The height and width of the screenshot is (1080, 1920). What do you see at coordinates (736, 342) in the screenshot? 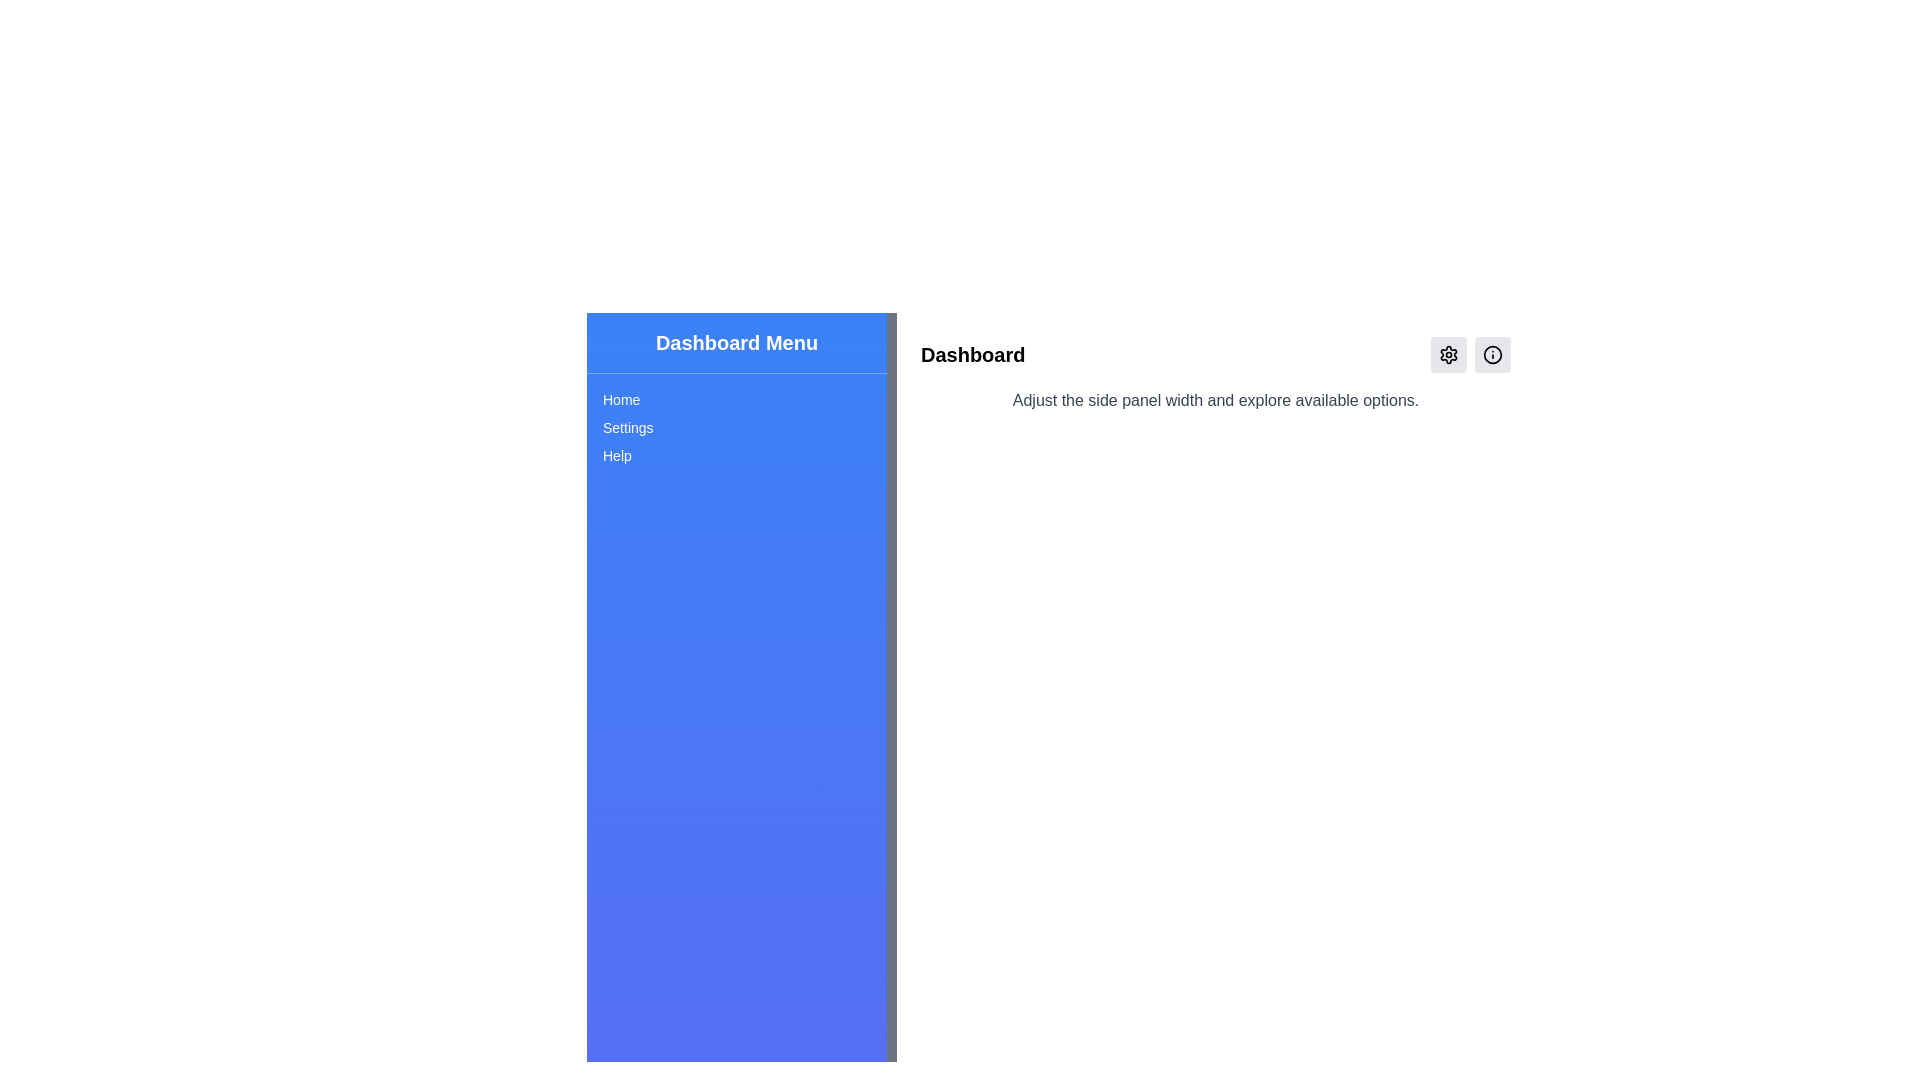
I see `the text label 'Dashboard Menu', which is styled with bold, large font and is located at the top of the vertical blue sidebar` at bounding box center [736, 342].